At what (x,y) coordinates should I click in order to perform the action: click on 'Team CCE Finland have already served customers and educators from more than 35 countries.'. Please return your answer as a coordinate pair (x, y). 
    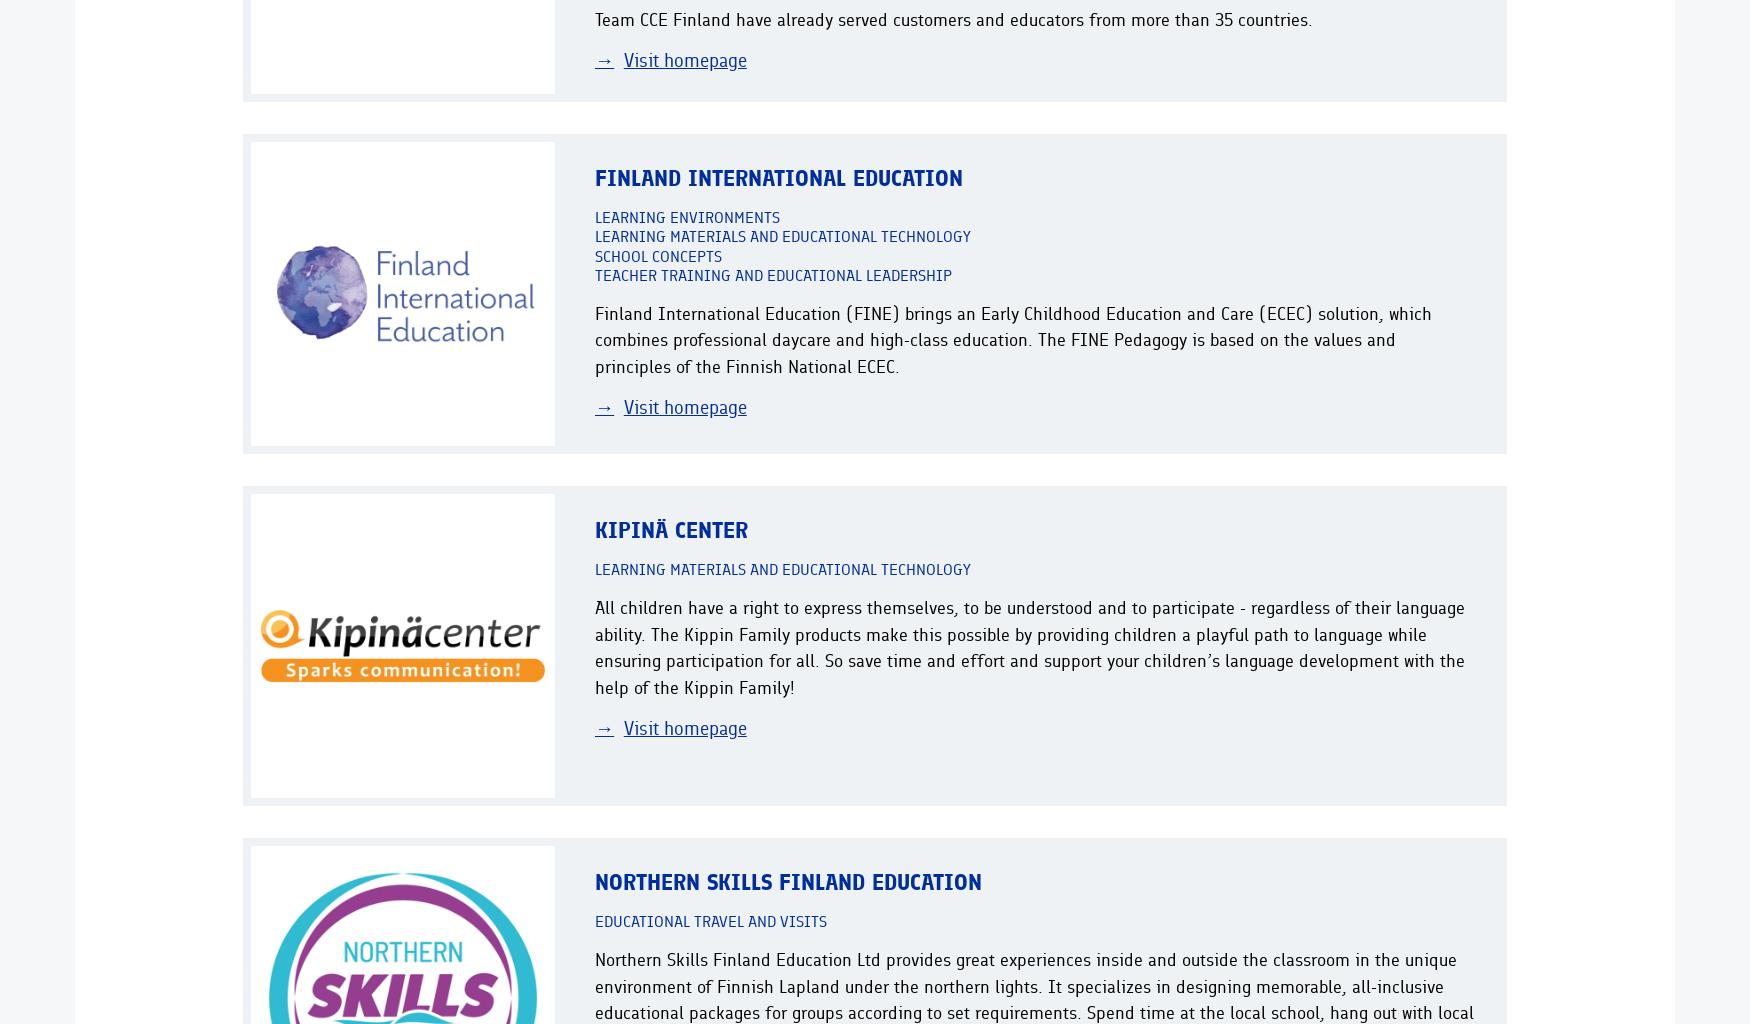
    Looking at the image, I should click on (595, 18).